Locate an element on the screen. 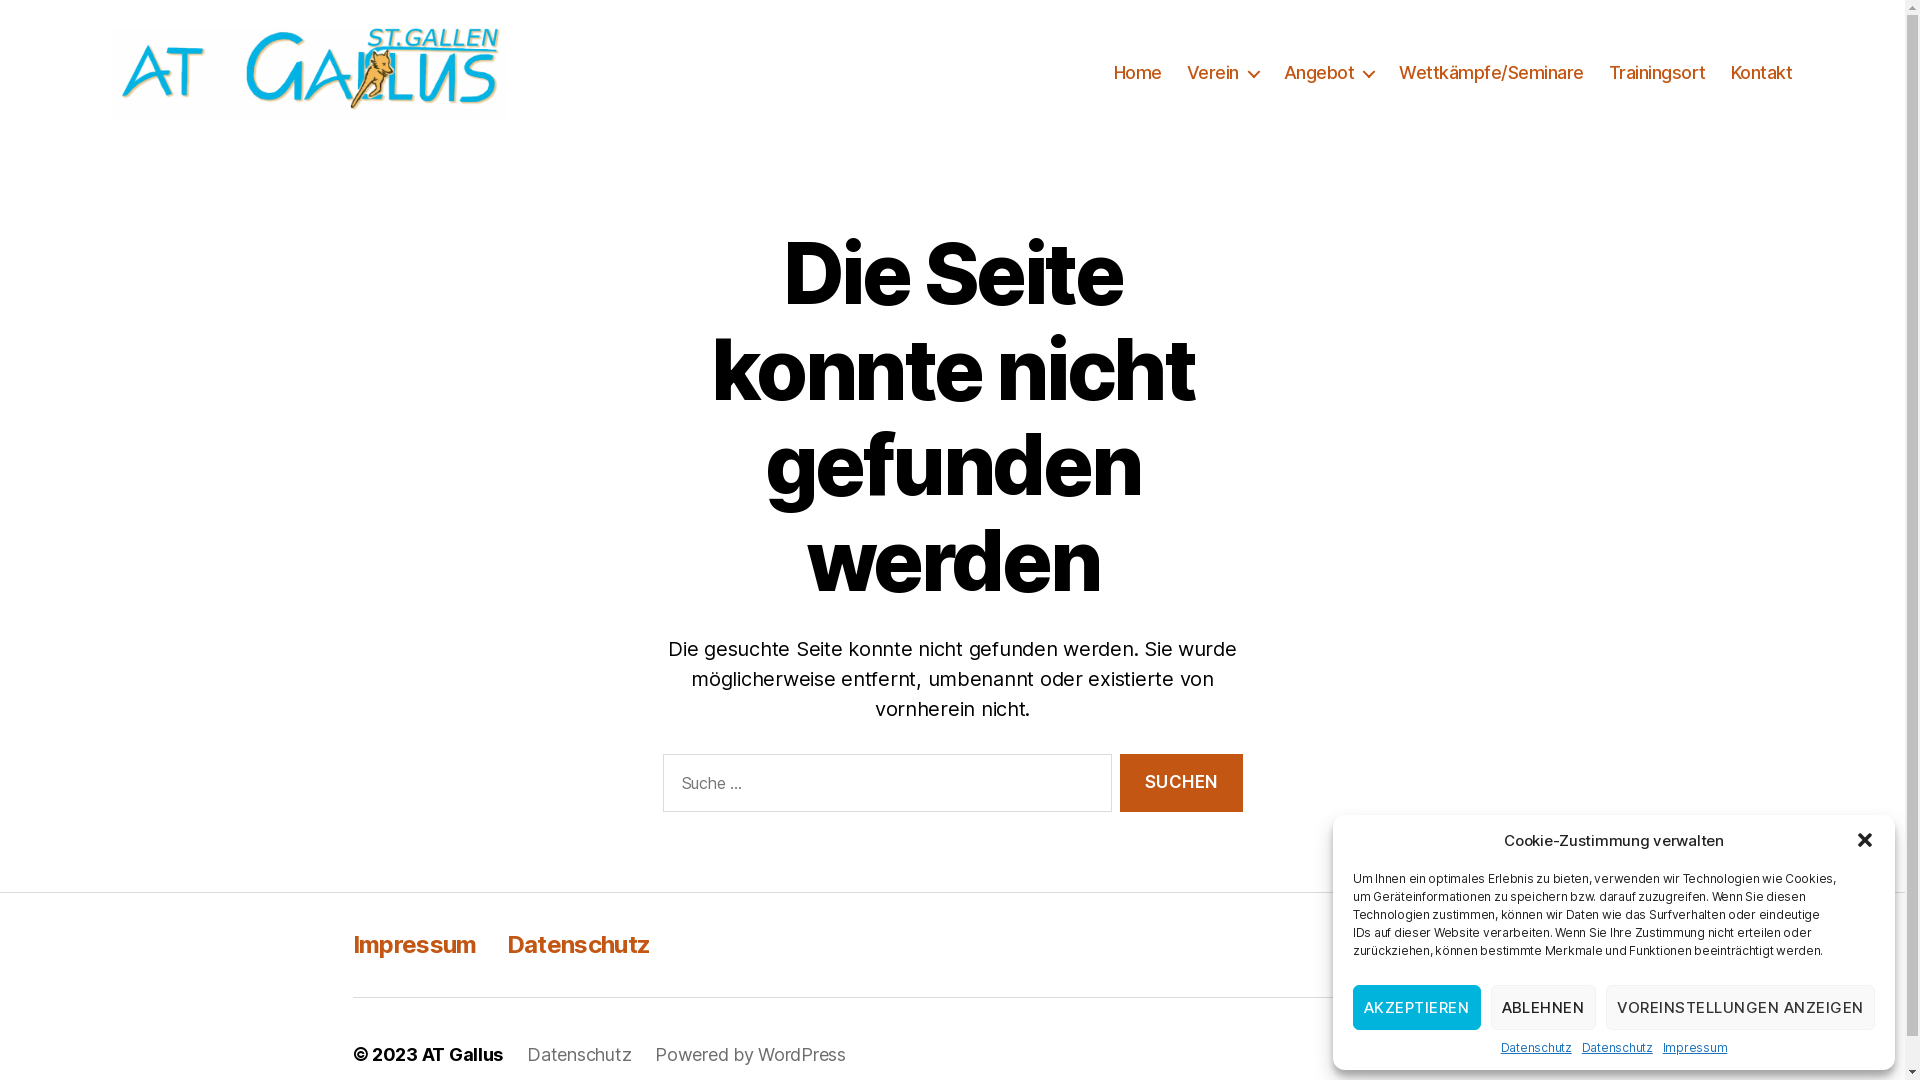 The height and width of the screenshot is (1080, 1920). 'AT Gallus' is located at coordinates (461, 1053).